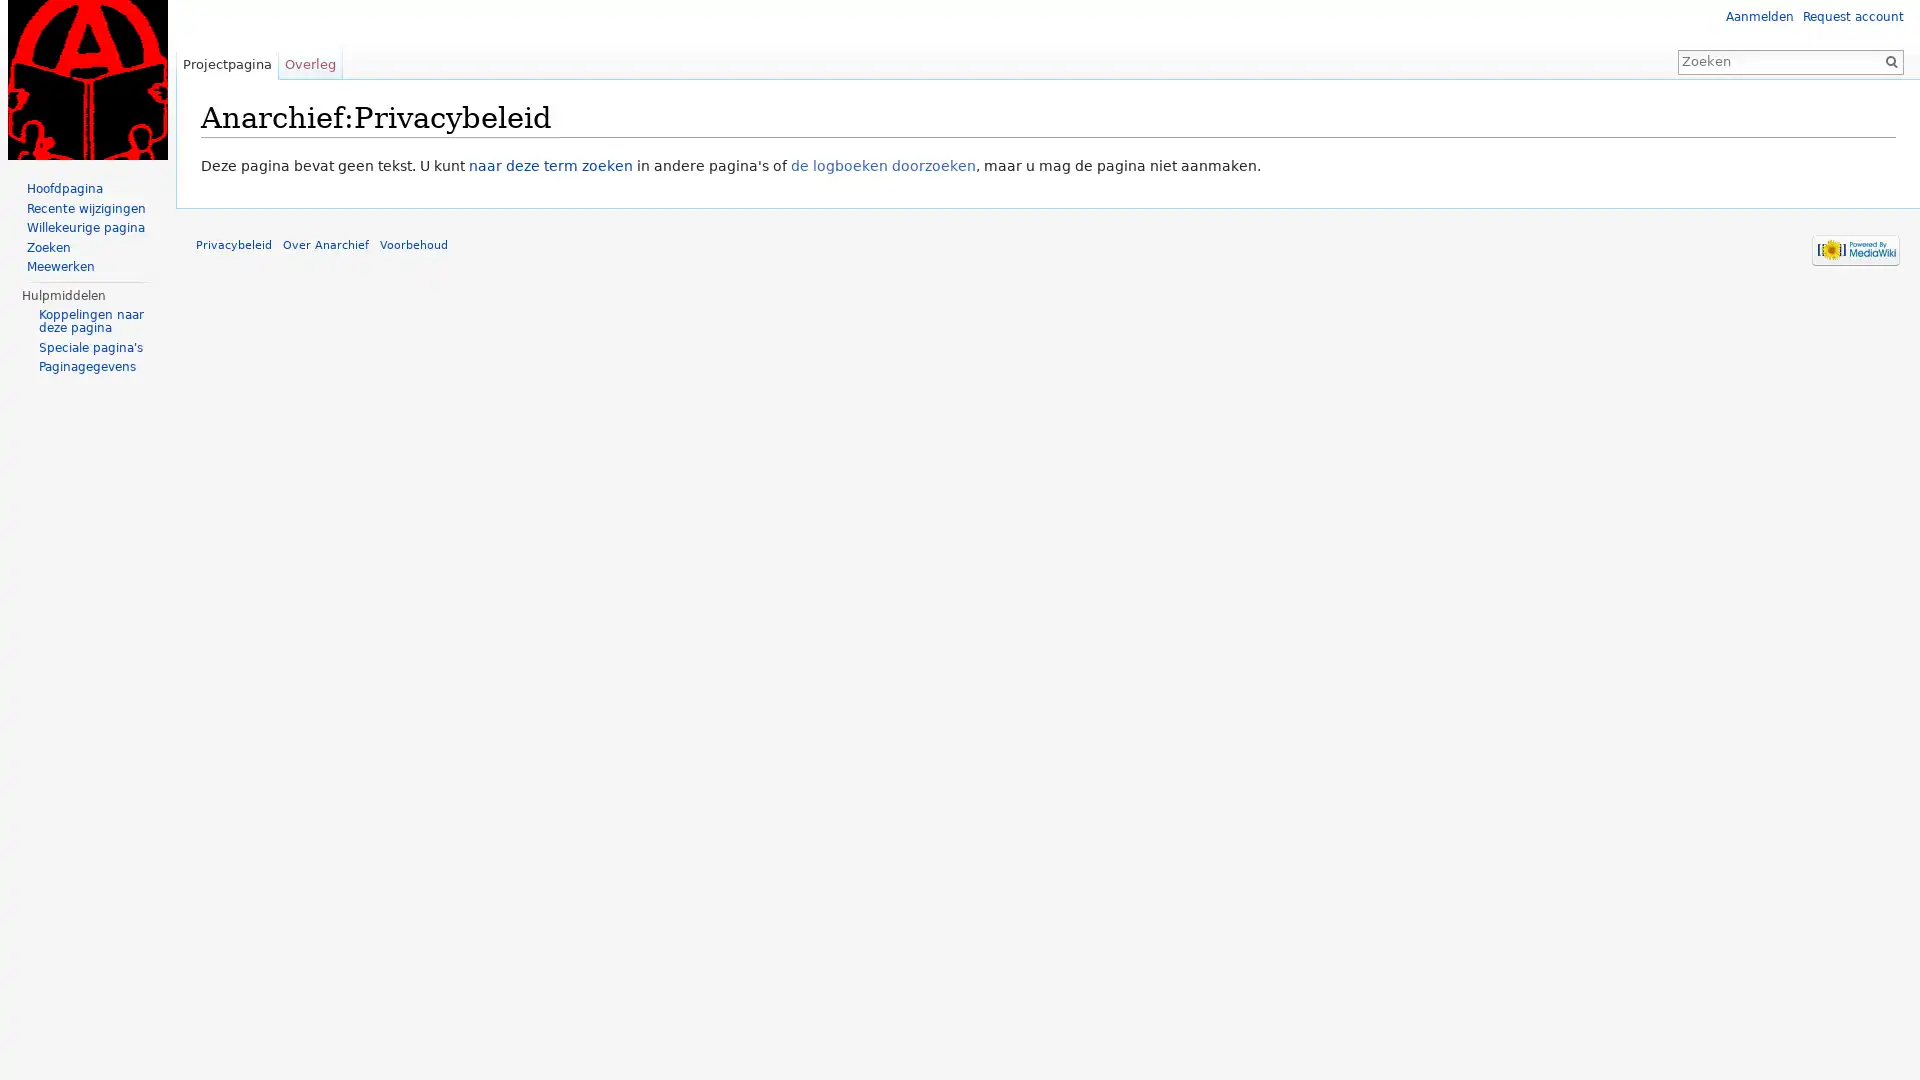 Image resolution: width=1920 pixels, height=1080 pixels. What do you see at coordinates (1890, 60) in the screenshot?
I see `OK` at bounding box center [1890, 60].